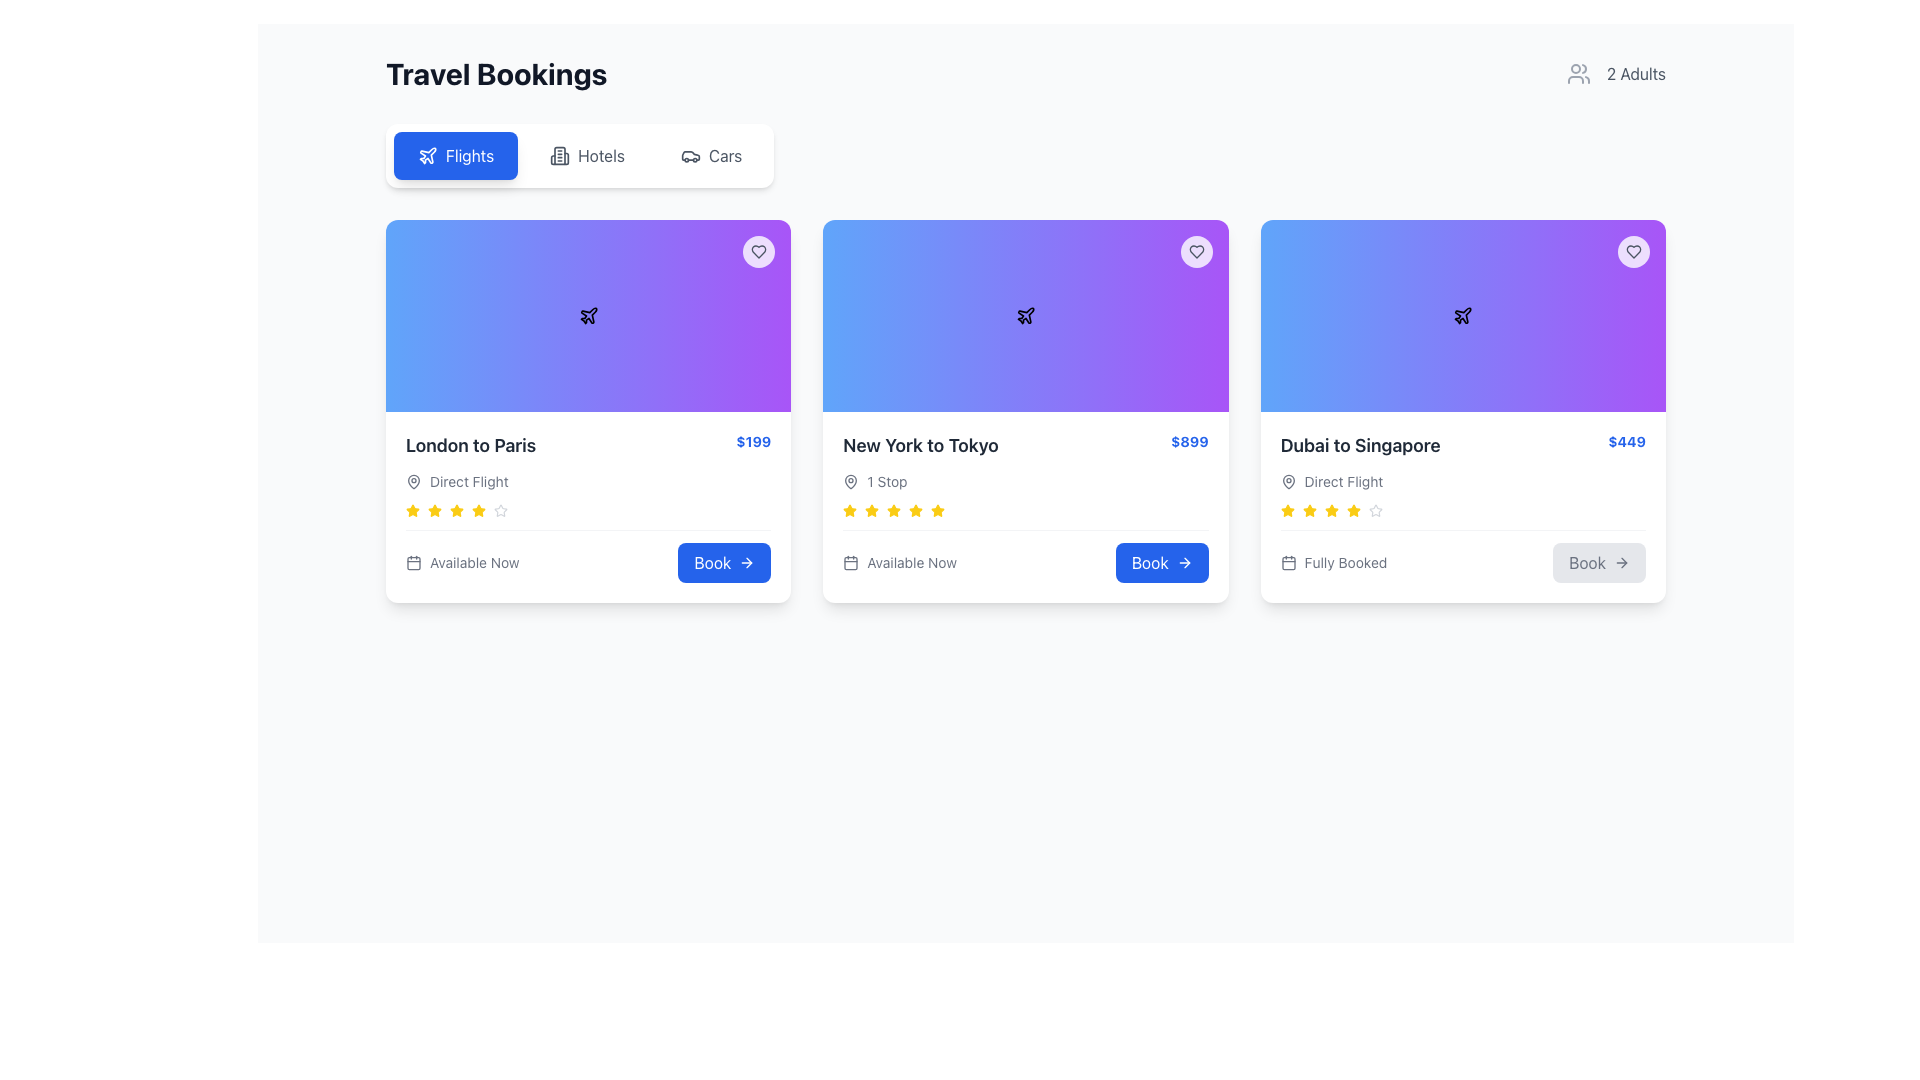 This screenshot has width=1920, height=1080. What do you see at coordinates (690, 154) in the screenshot?
I see `the 'Cars' category icon located on the left side of the group, which is positioned to the left of the circular shapes representing wheels` at bounding box center [690, 154].